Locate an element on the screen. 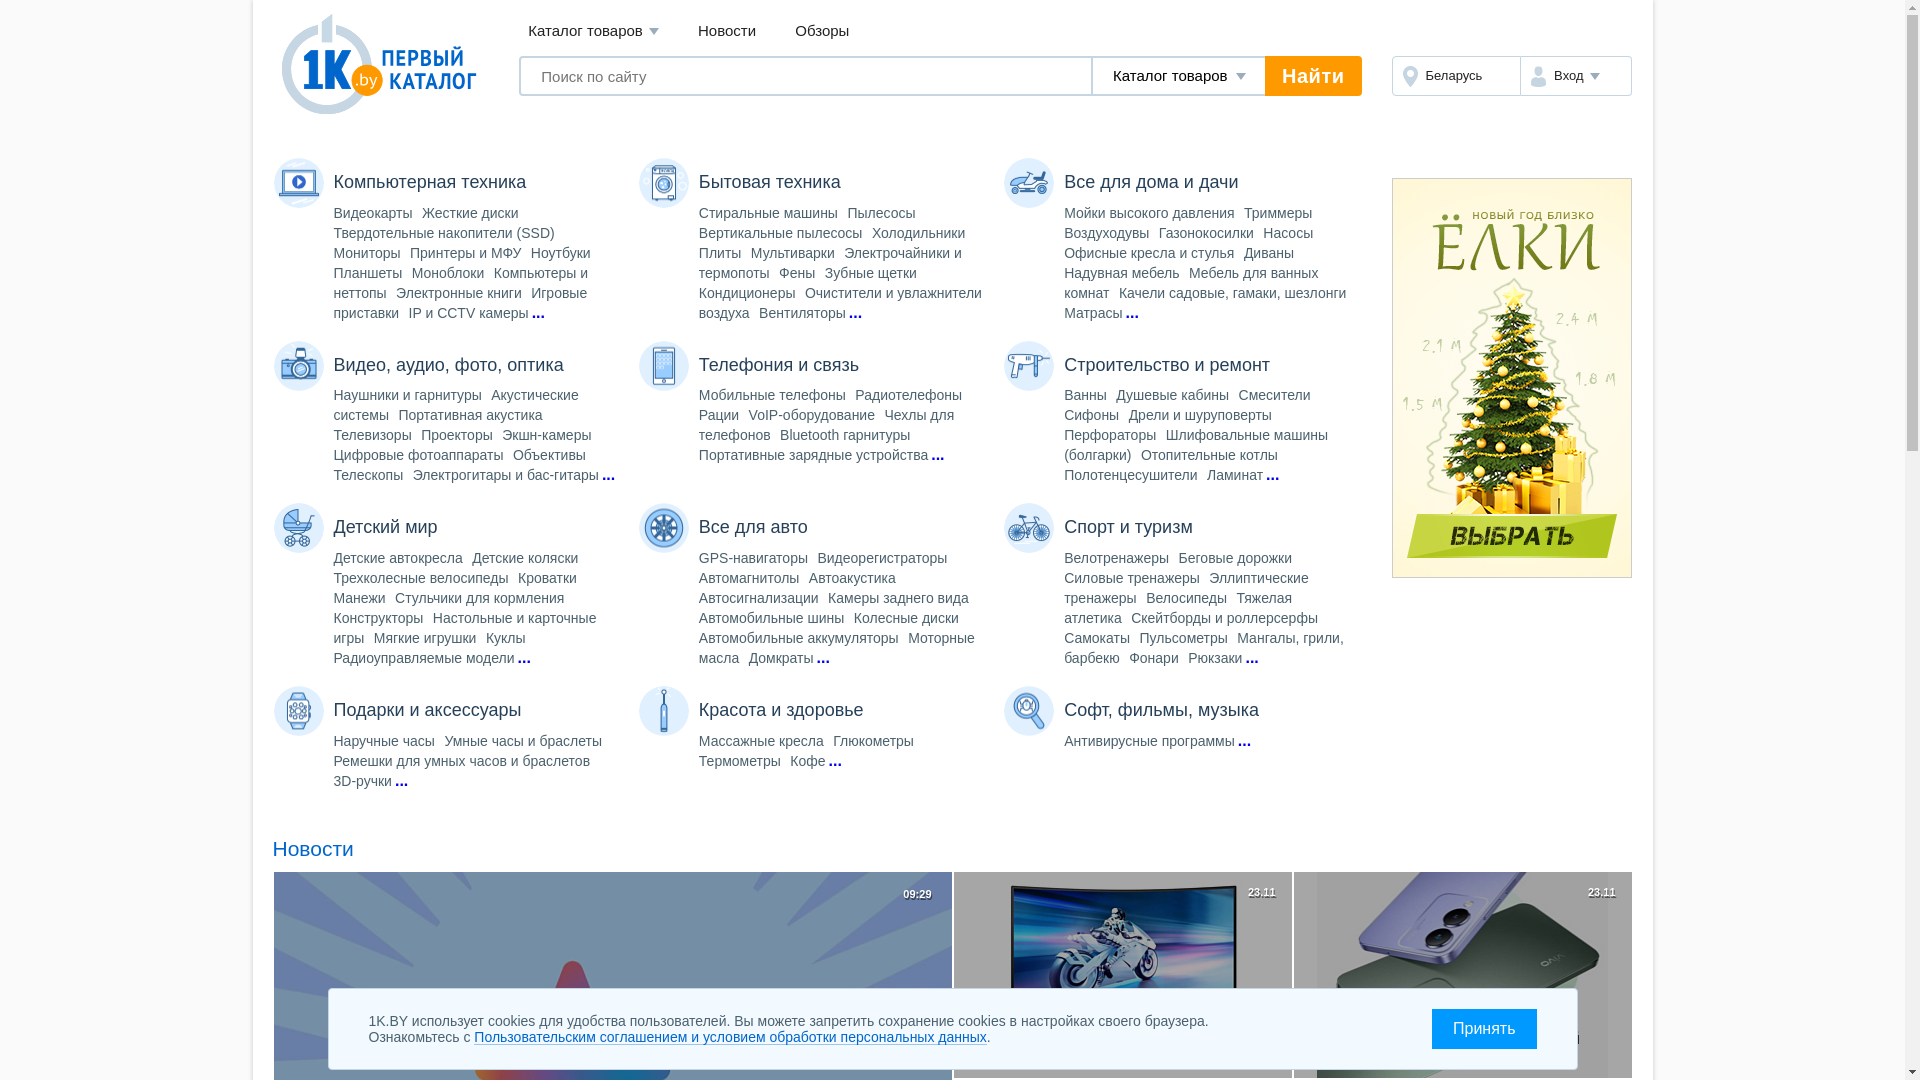 Image resolution: width=1920 pixels, height=1080 pixels. '...' is located at coordinates (1132, 312).